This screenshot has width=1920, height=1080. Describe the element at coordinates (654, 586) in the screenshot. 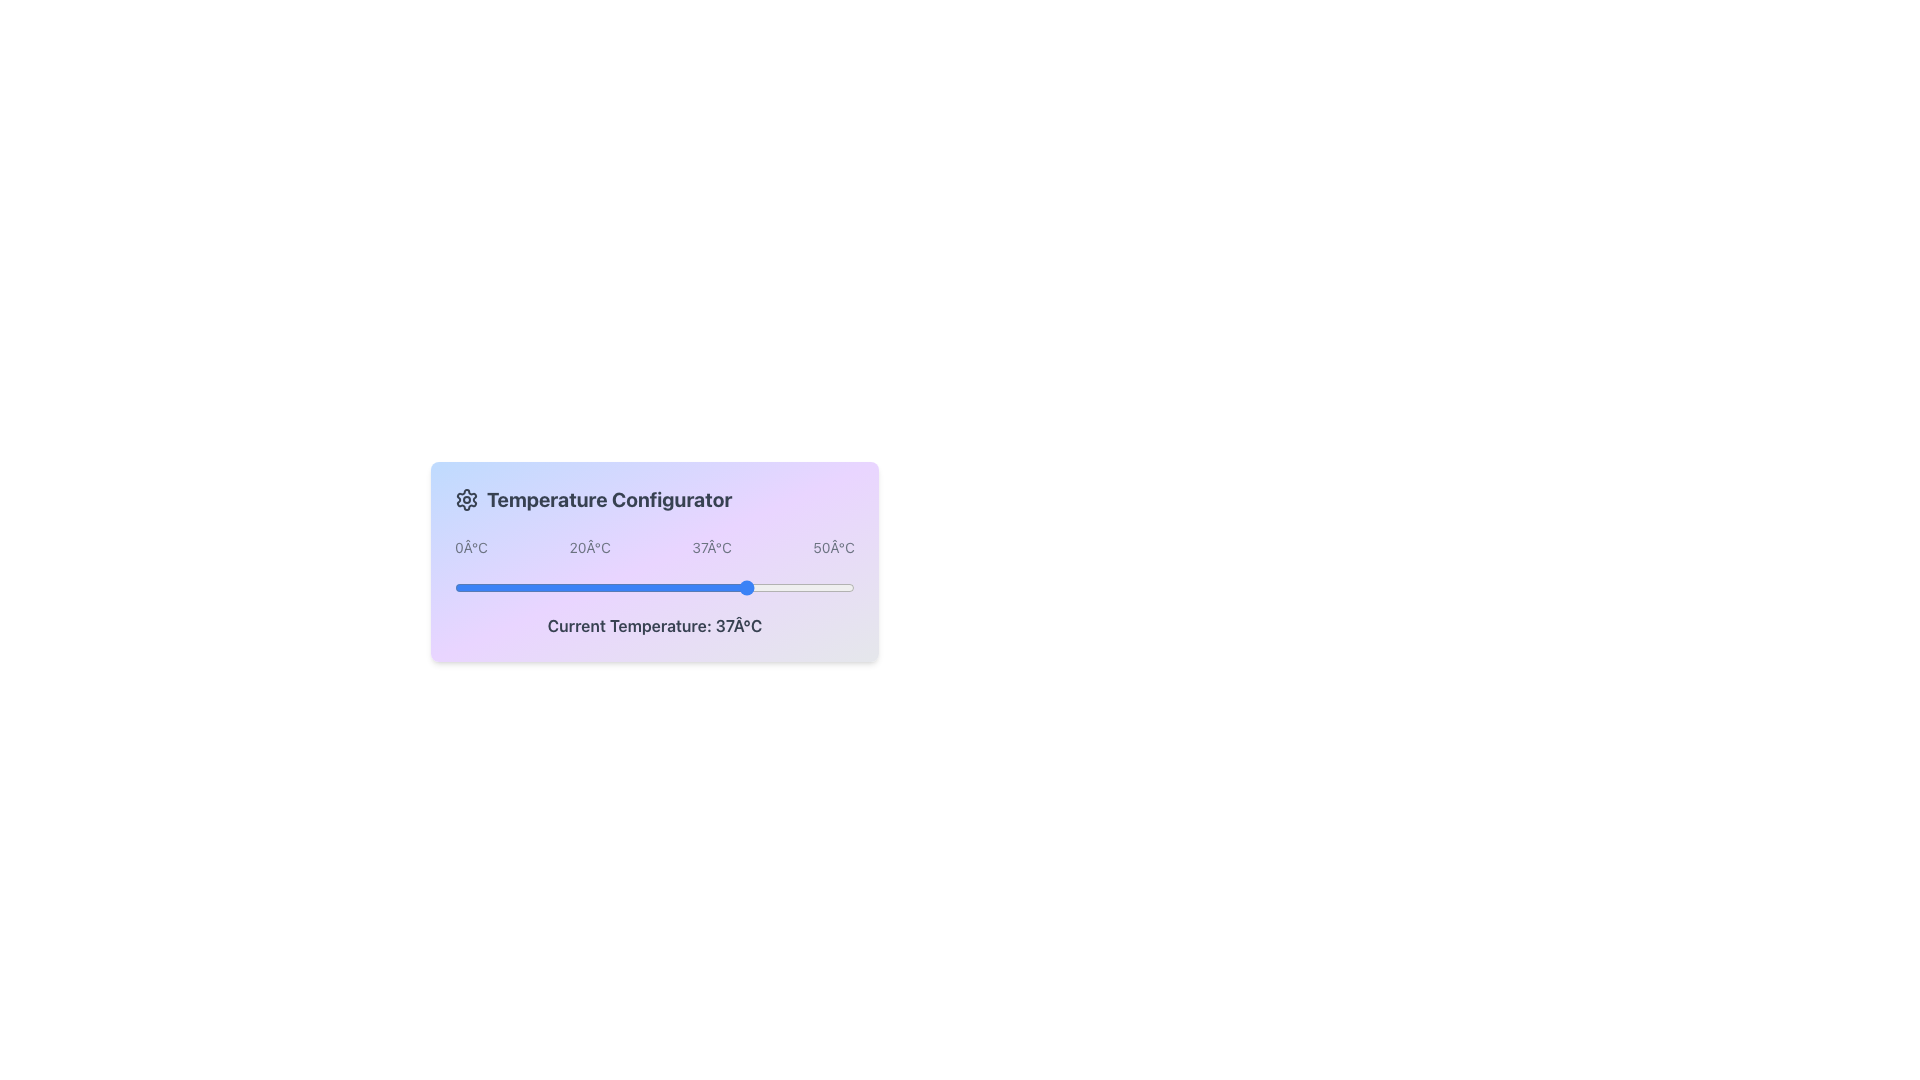

I see `the knob of the horizontal slider` at that location.